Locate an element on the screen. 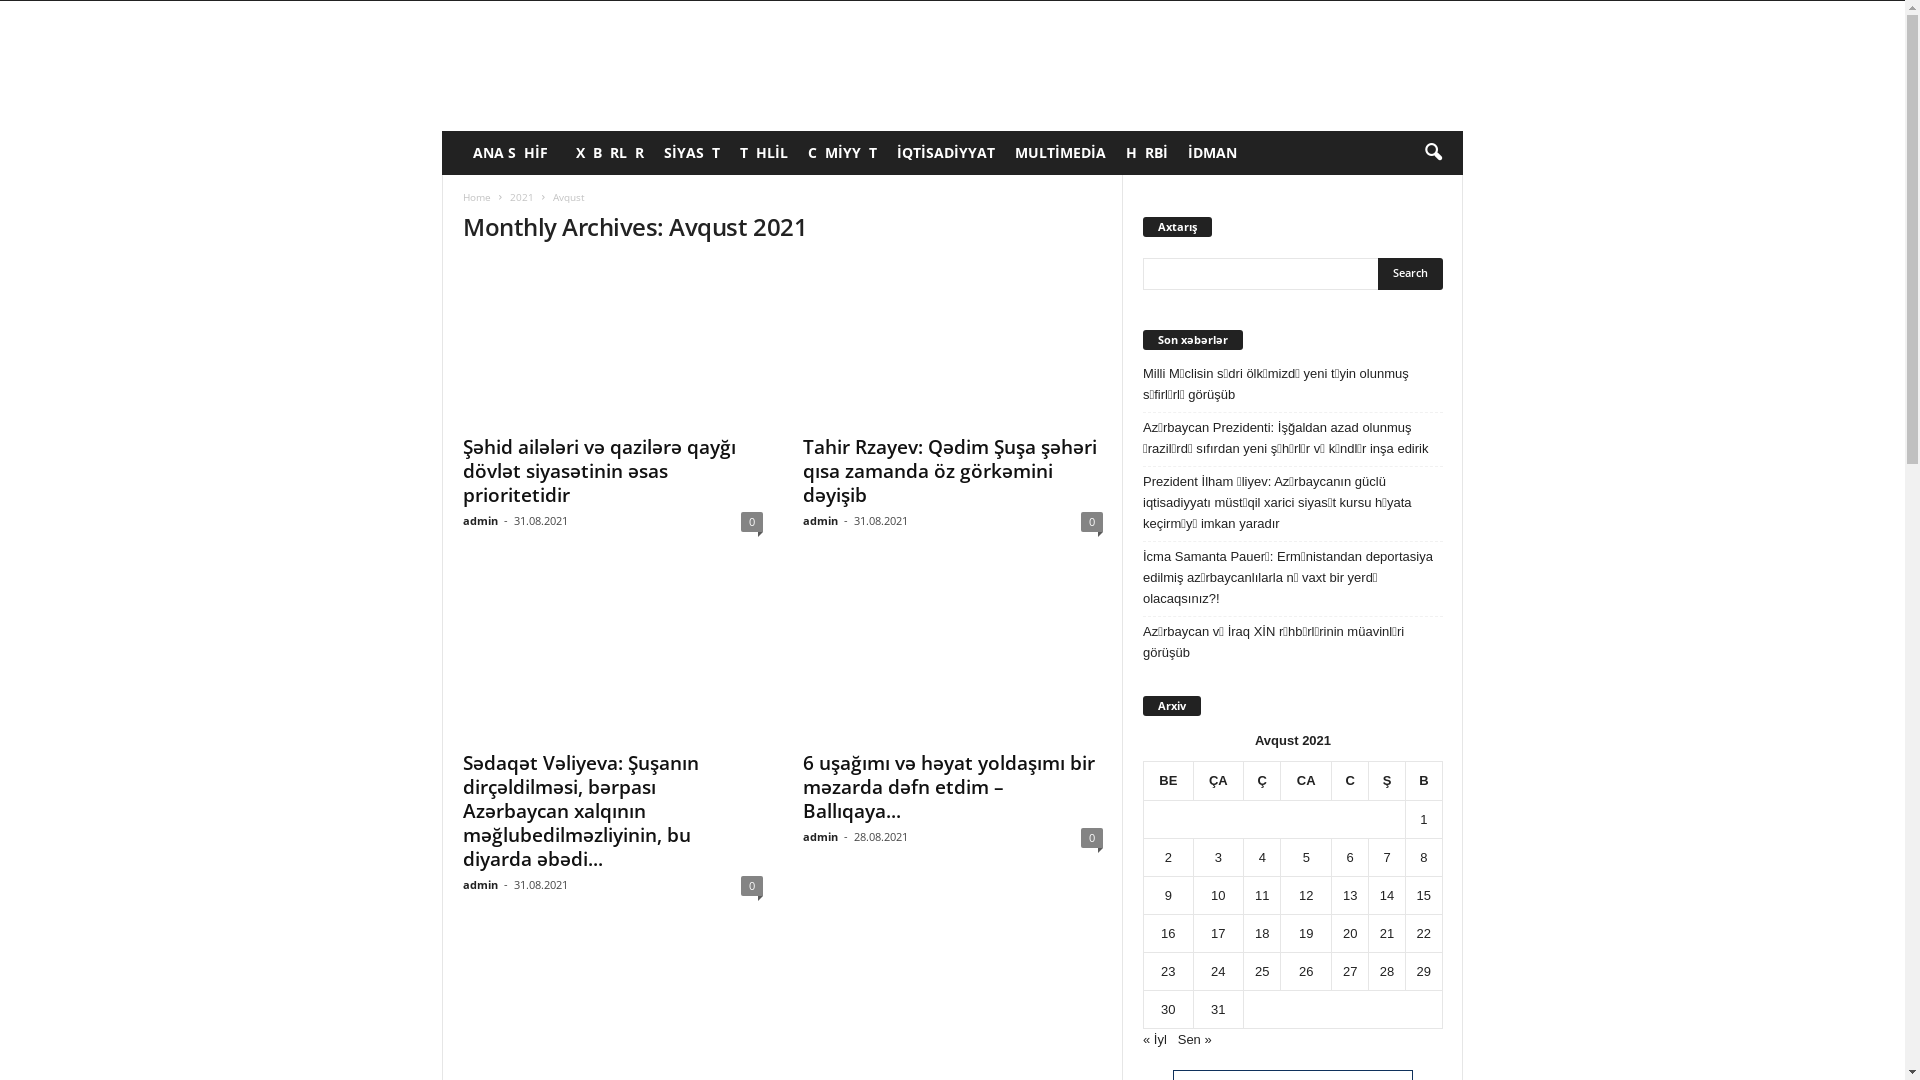 The width and height of the screenshot is (1920, 1080). '2' is located at coordinates (1168, 856).